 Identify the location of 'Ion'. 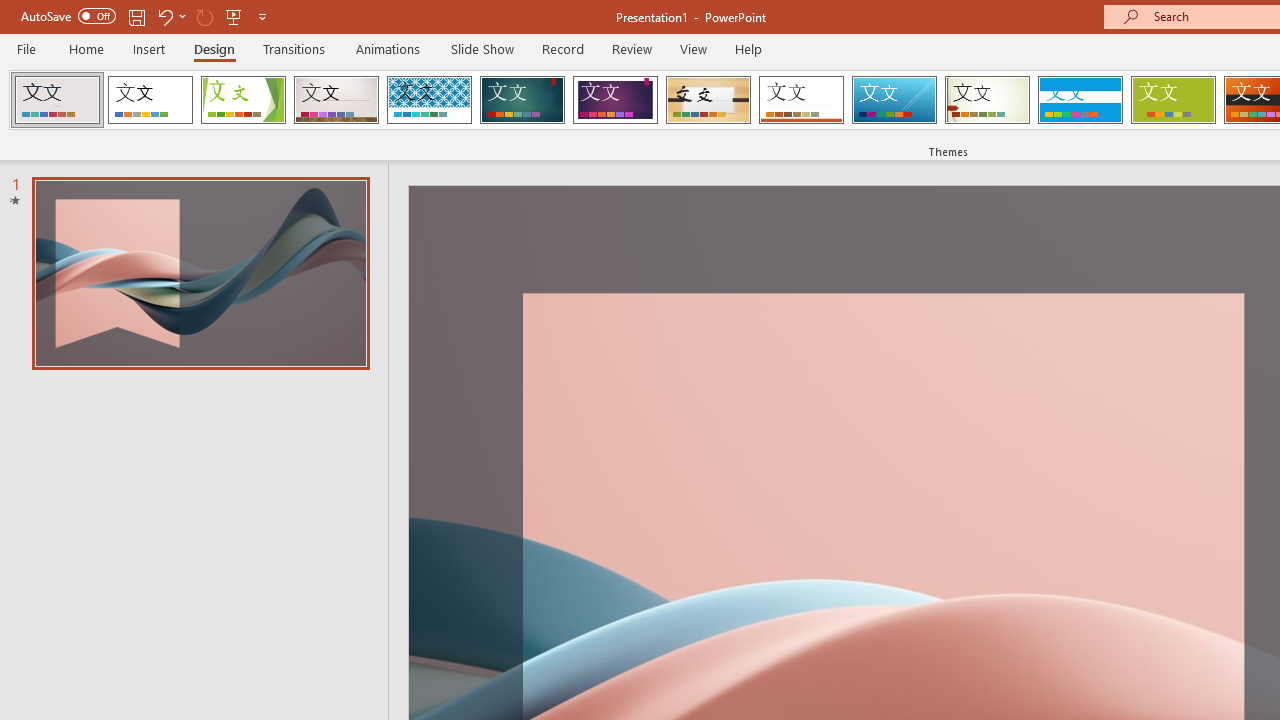
(522, 100).